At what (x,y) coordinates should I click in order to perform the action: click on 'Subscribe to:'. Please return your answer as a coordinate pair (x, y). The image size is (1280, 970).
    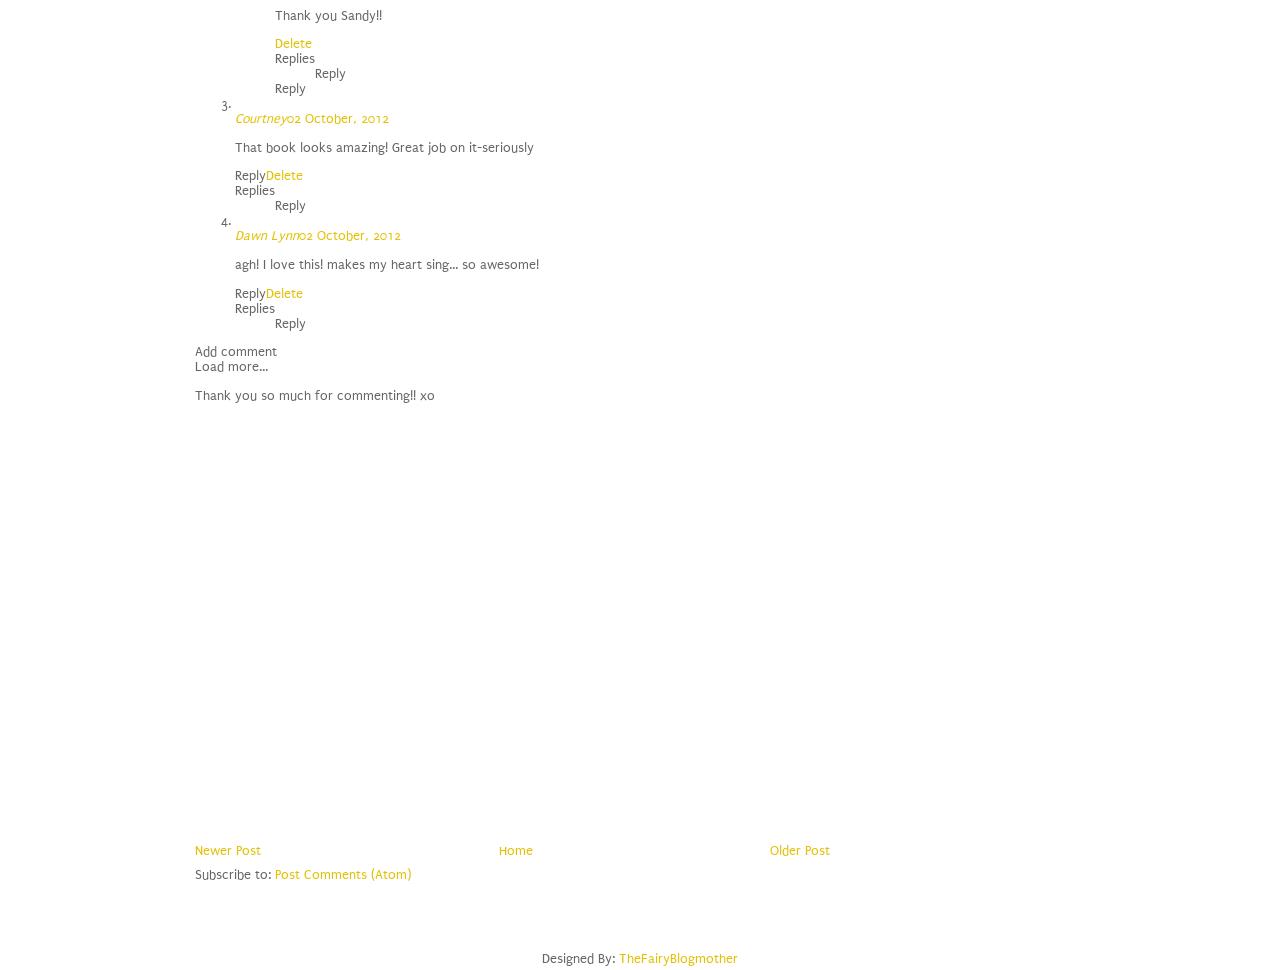
    Looking at the image, I should click on (194, 874).